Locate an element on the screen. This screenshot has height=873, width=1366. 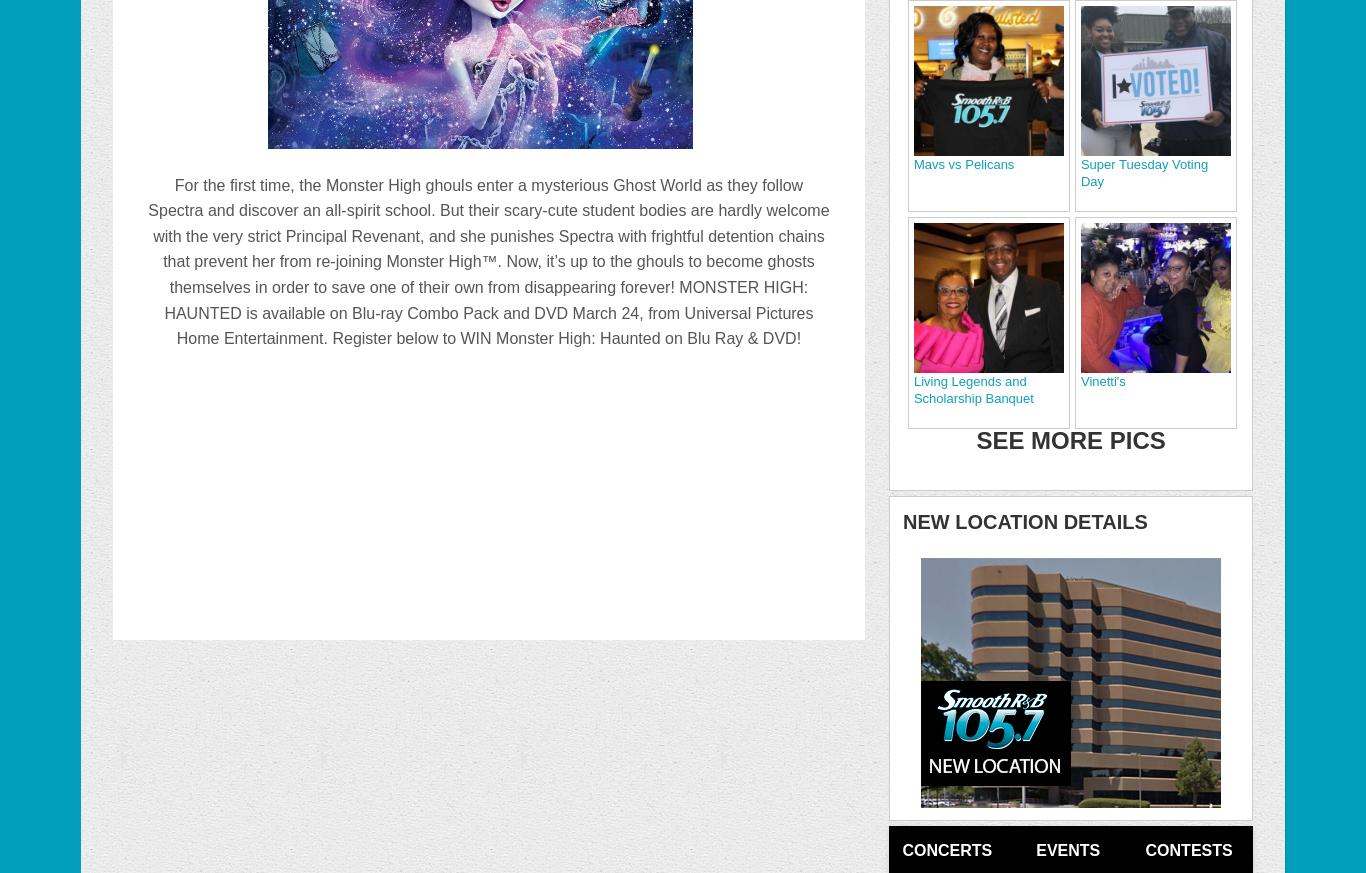
'EVENTS' is located at coordinates (1066, 849).